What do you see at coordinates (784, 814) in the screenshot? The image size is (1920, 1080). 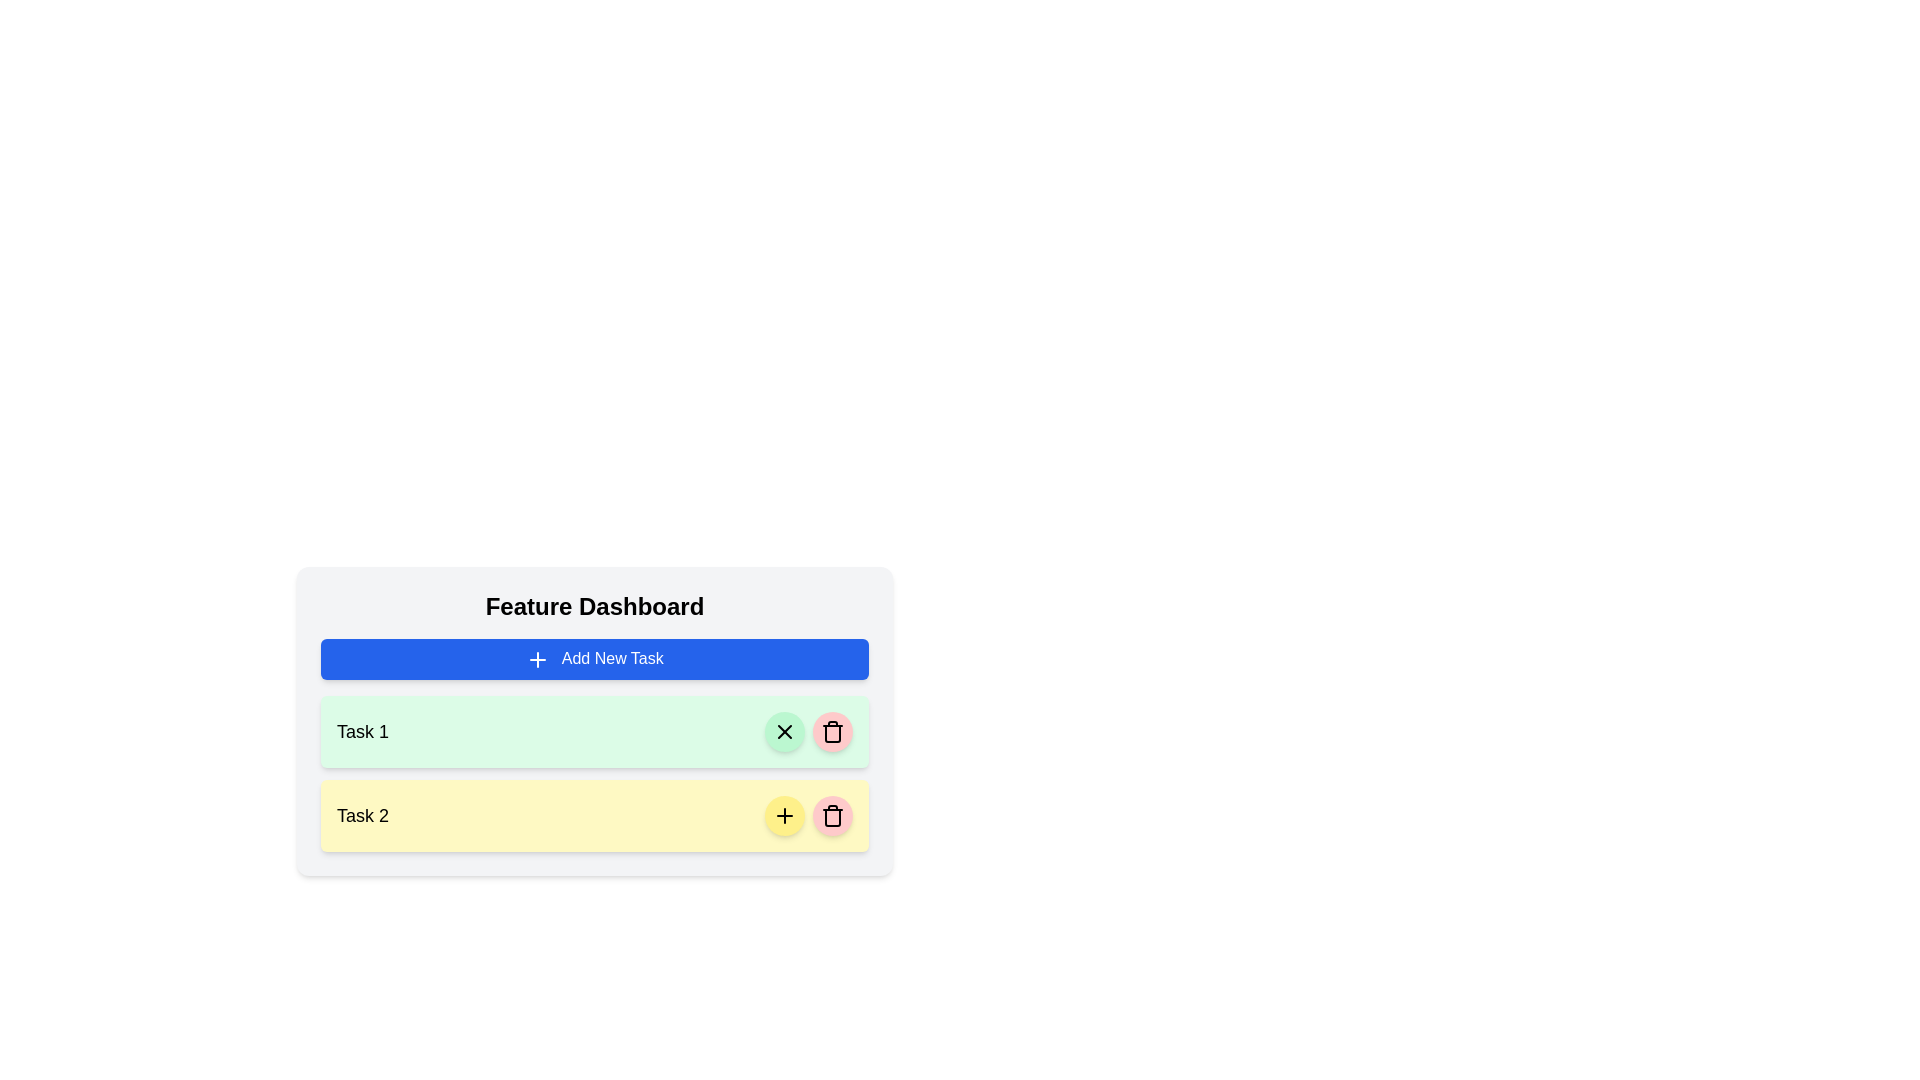 I see `the circular yellow button with a plus sign (+) located on the right side of the task row labeled 'Task 2' to trigger tooltip or highlighting effects` at bounding box center [784, 814].